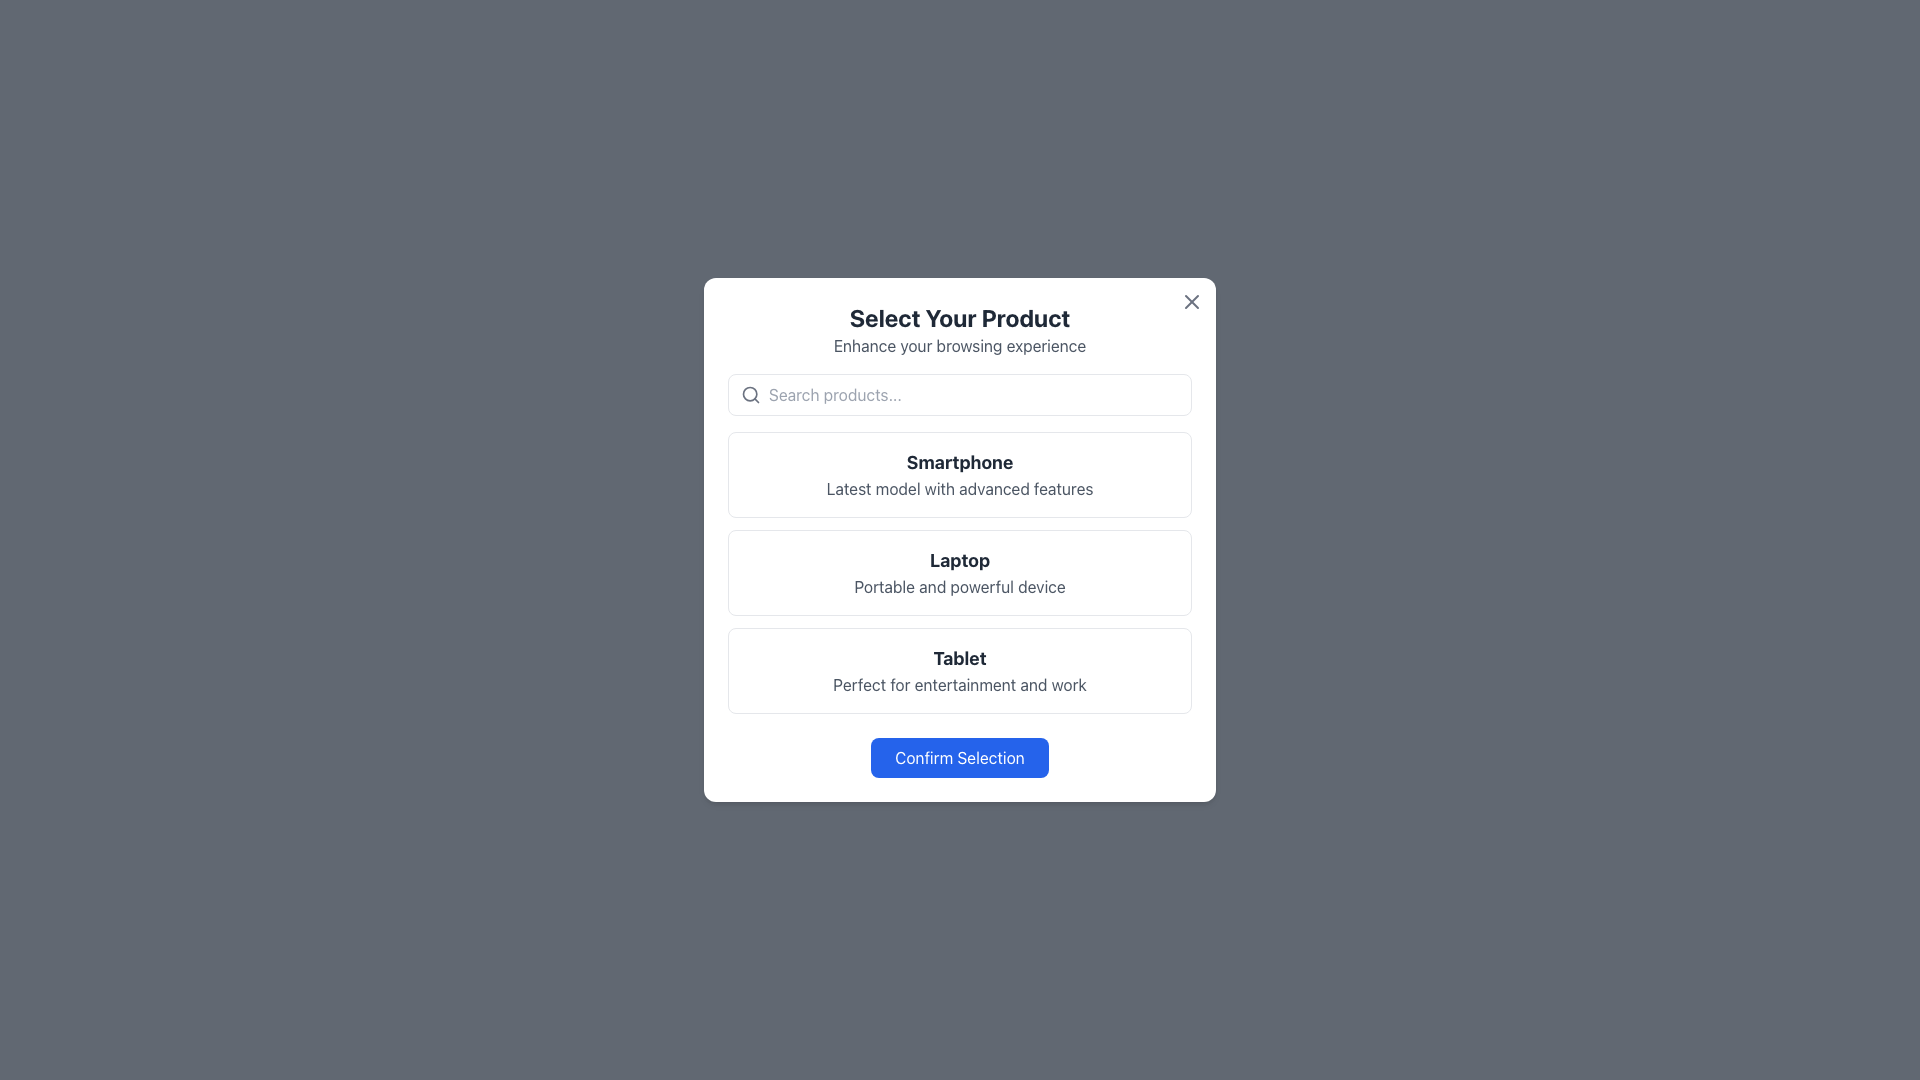 The height and width of the screenshot is (1080, 1920). Describe the element at coordinates (960, 671) in the screenshot. I see `the selectable text-based card labeled 'Tablet' that displays two lines of text, with the first line in bold and larger font and the second line in smaller font` at that location.